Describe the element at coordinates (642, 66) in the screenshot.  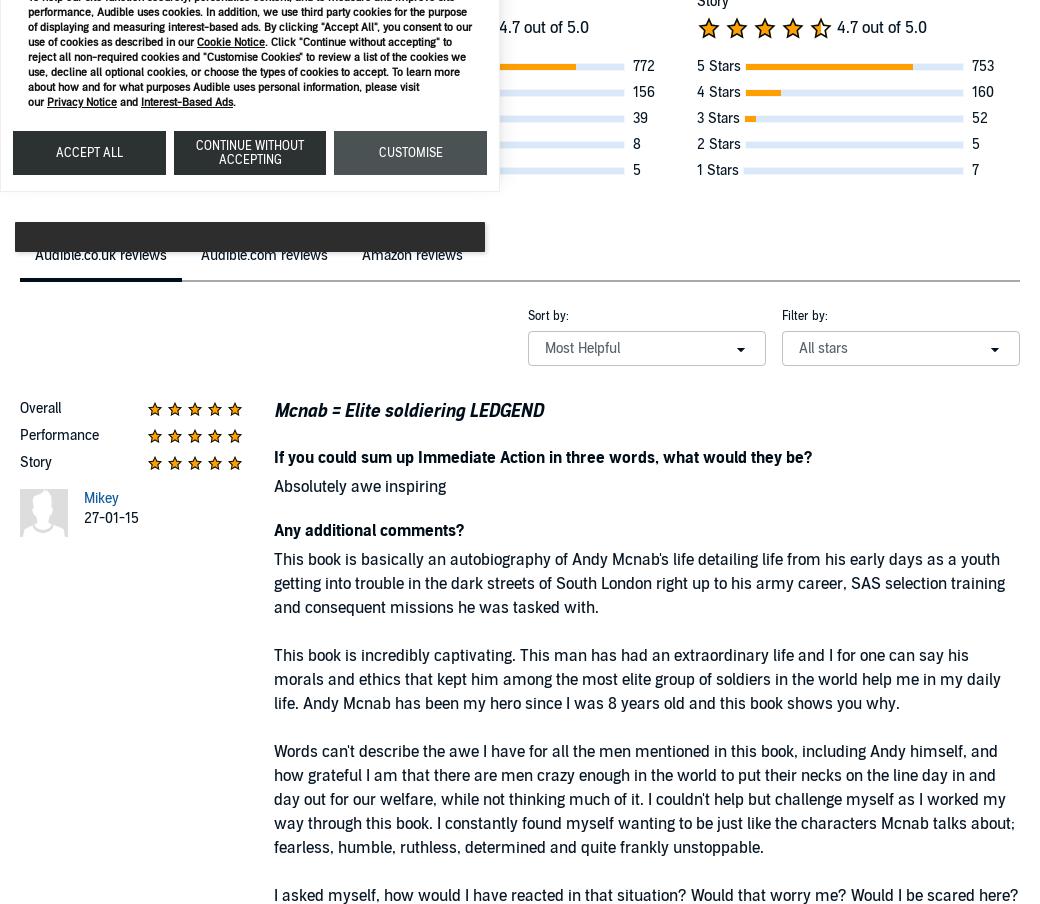
I see `'772'` at that location.